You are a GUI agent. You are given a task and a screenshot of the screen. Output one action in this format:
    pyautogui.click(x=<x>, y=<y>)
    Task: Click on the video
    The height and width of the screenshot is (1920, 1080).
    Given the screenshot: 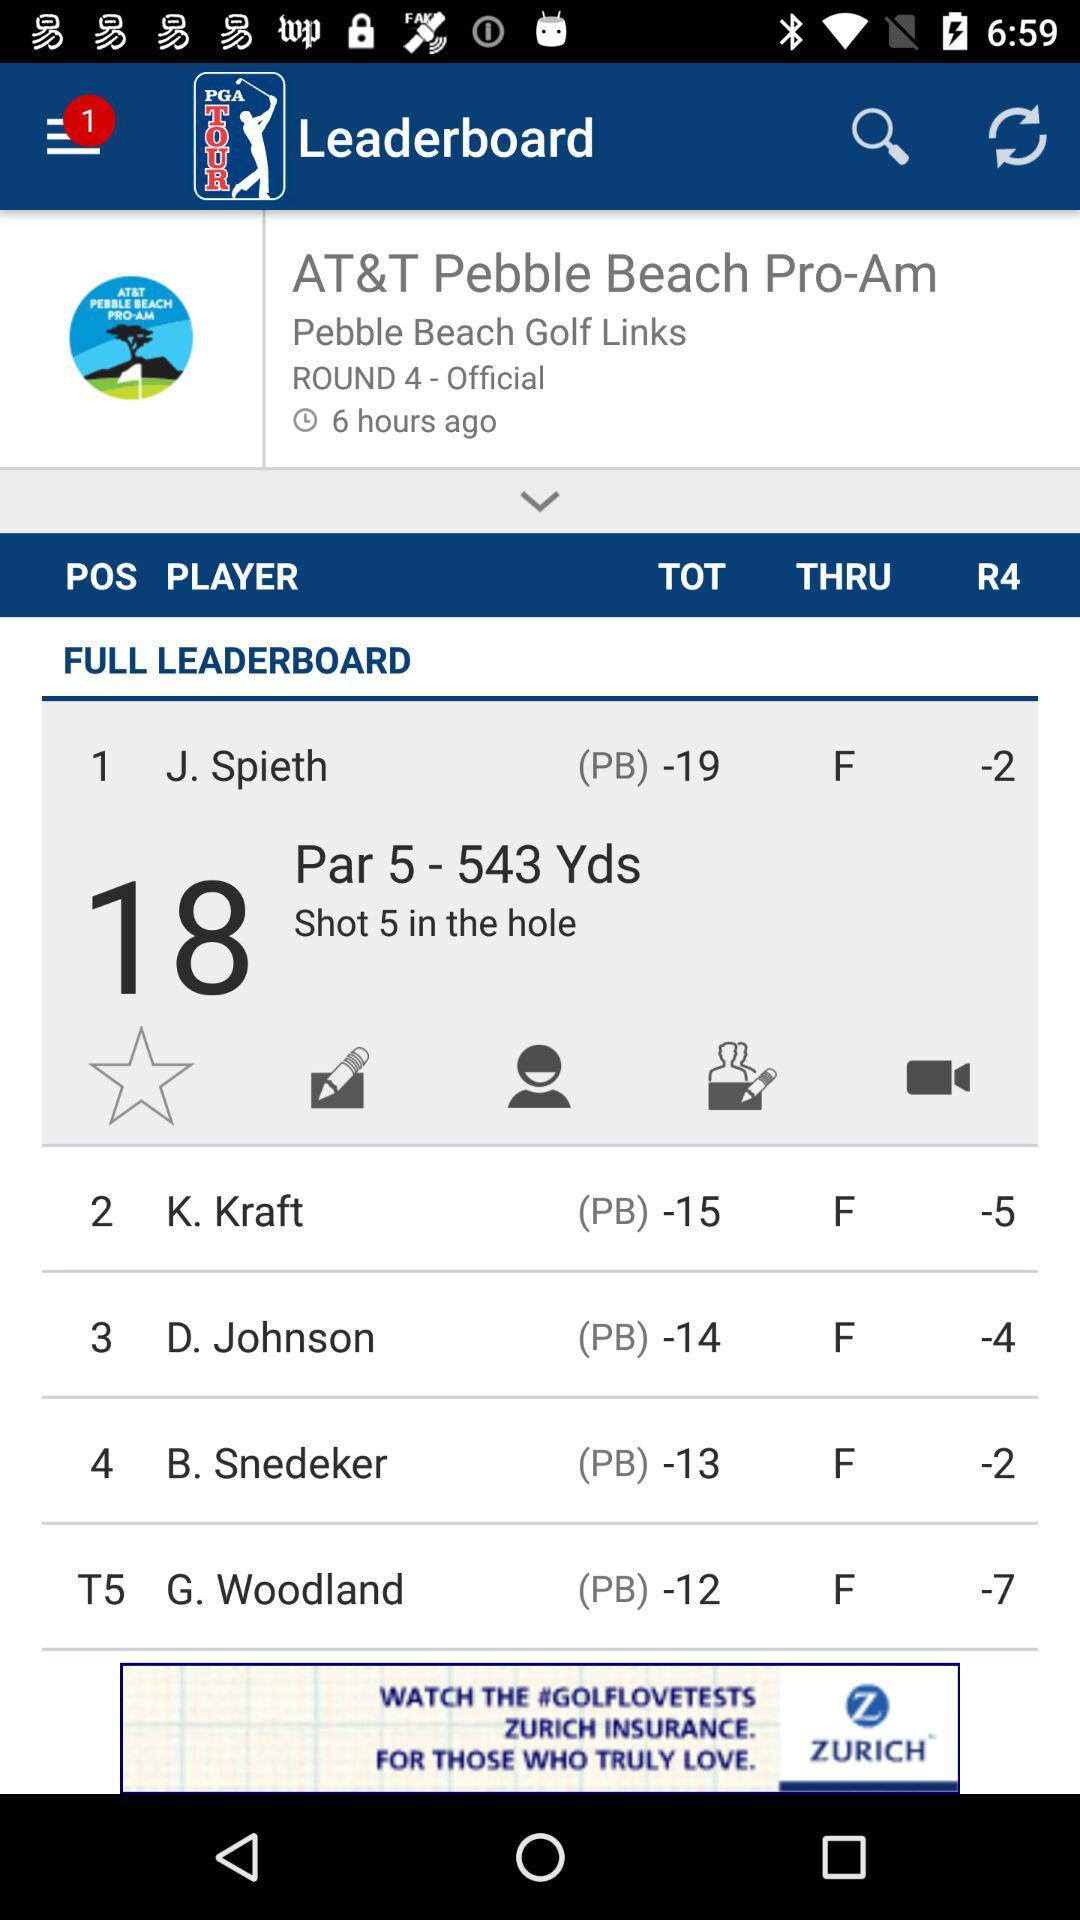 What is the action you would take?
    pyautogui.click(x=938, y=1074)
    